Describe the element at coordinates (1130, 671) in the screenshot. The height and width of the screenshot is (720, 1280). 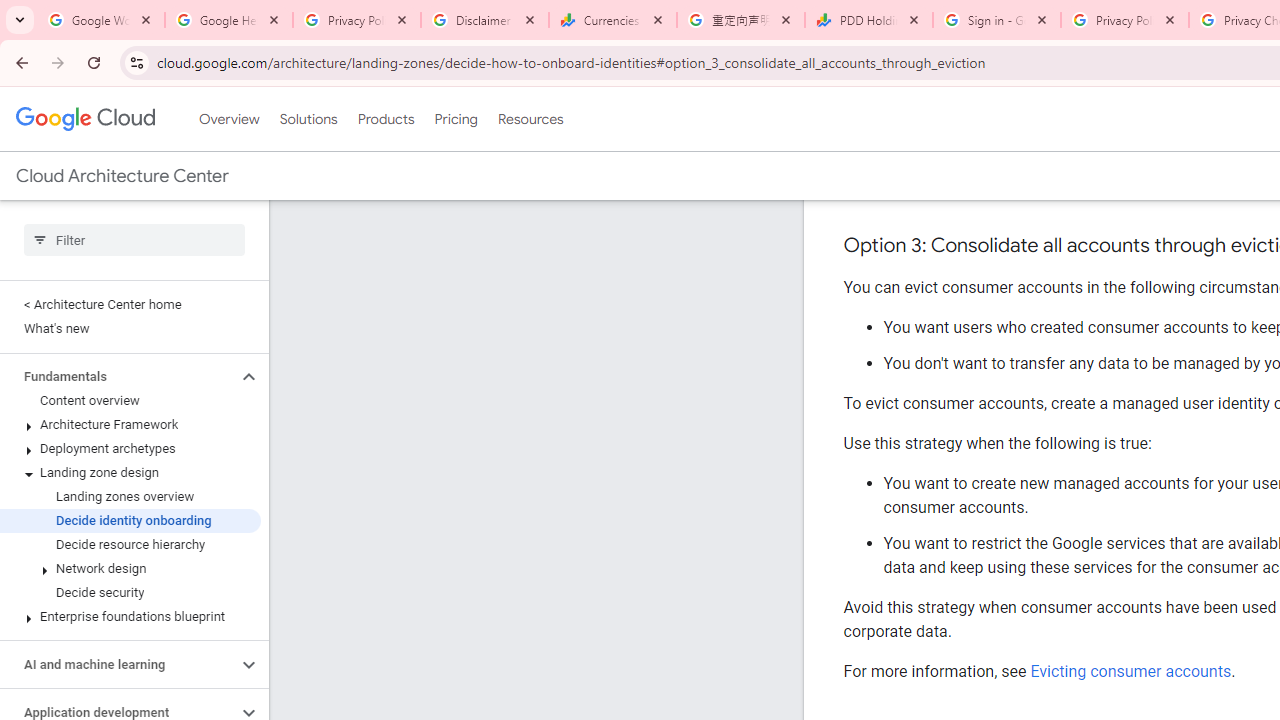
I see `'Evicting consumer accounts'` at that location.